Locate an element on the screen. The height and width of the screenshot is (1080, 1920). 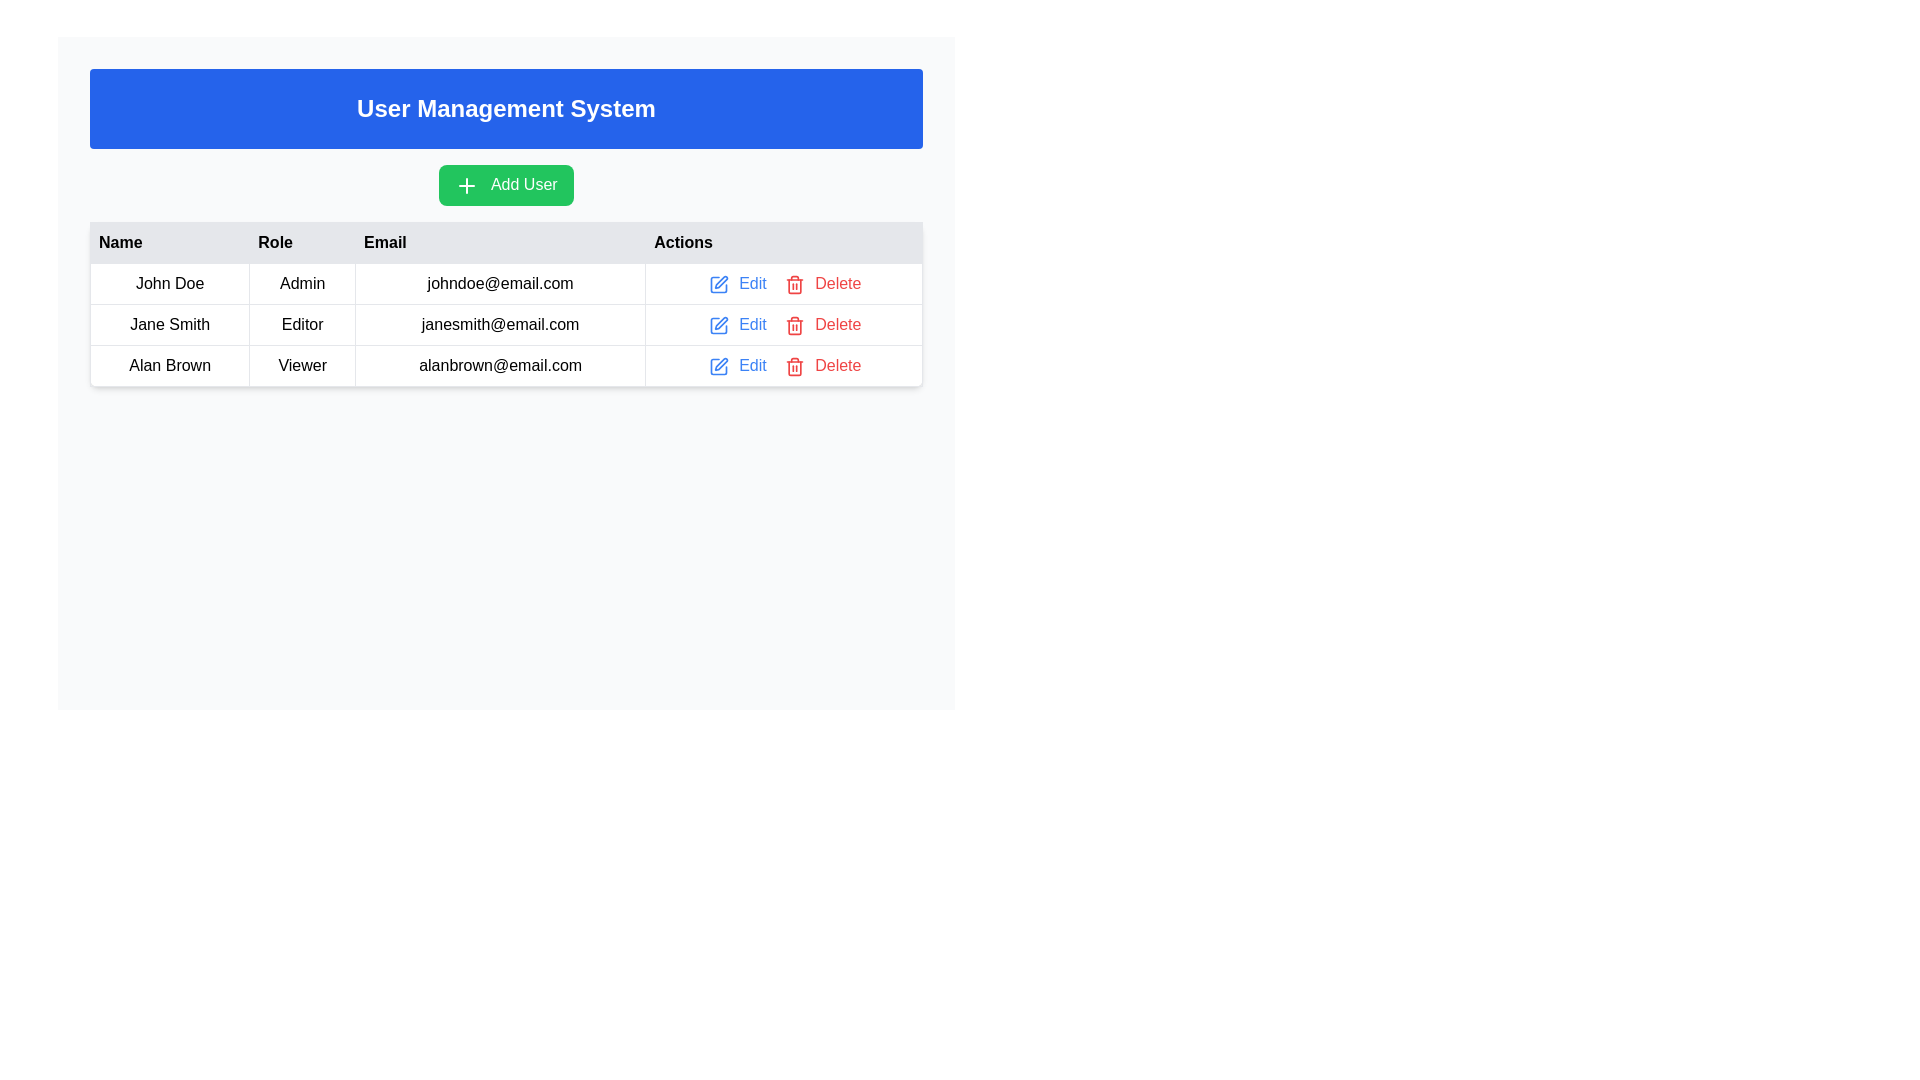
the graphical pen icon that represents the 'Edit' option adjacent to 'Jane Smith' in the user management table is located at coordinates (720, 322).